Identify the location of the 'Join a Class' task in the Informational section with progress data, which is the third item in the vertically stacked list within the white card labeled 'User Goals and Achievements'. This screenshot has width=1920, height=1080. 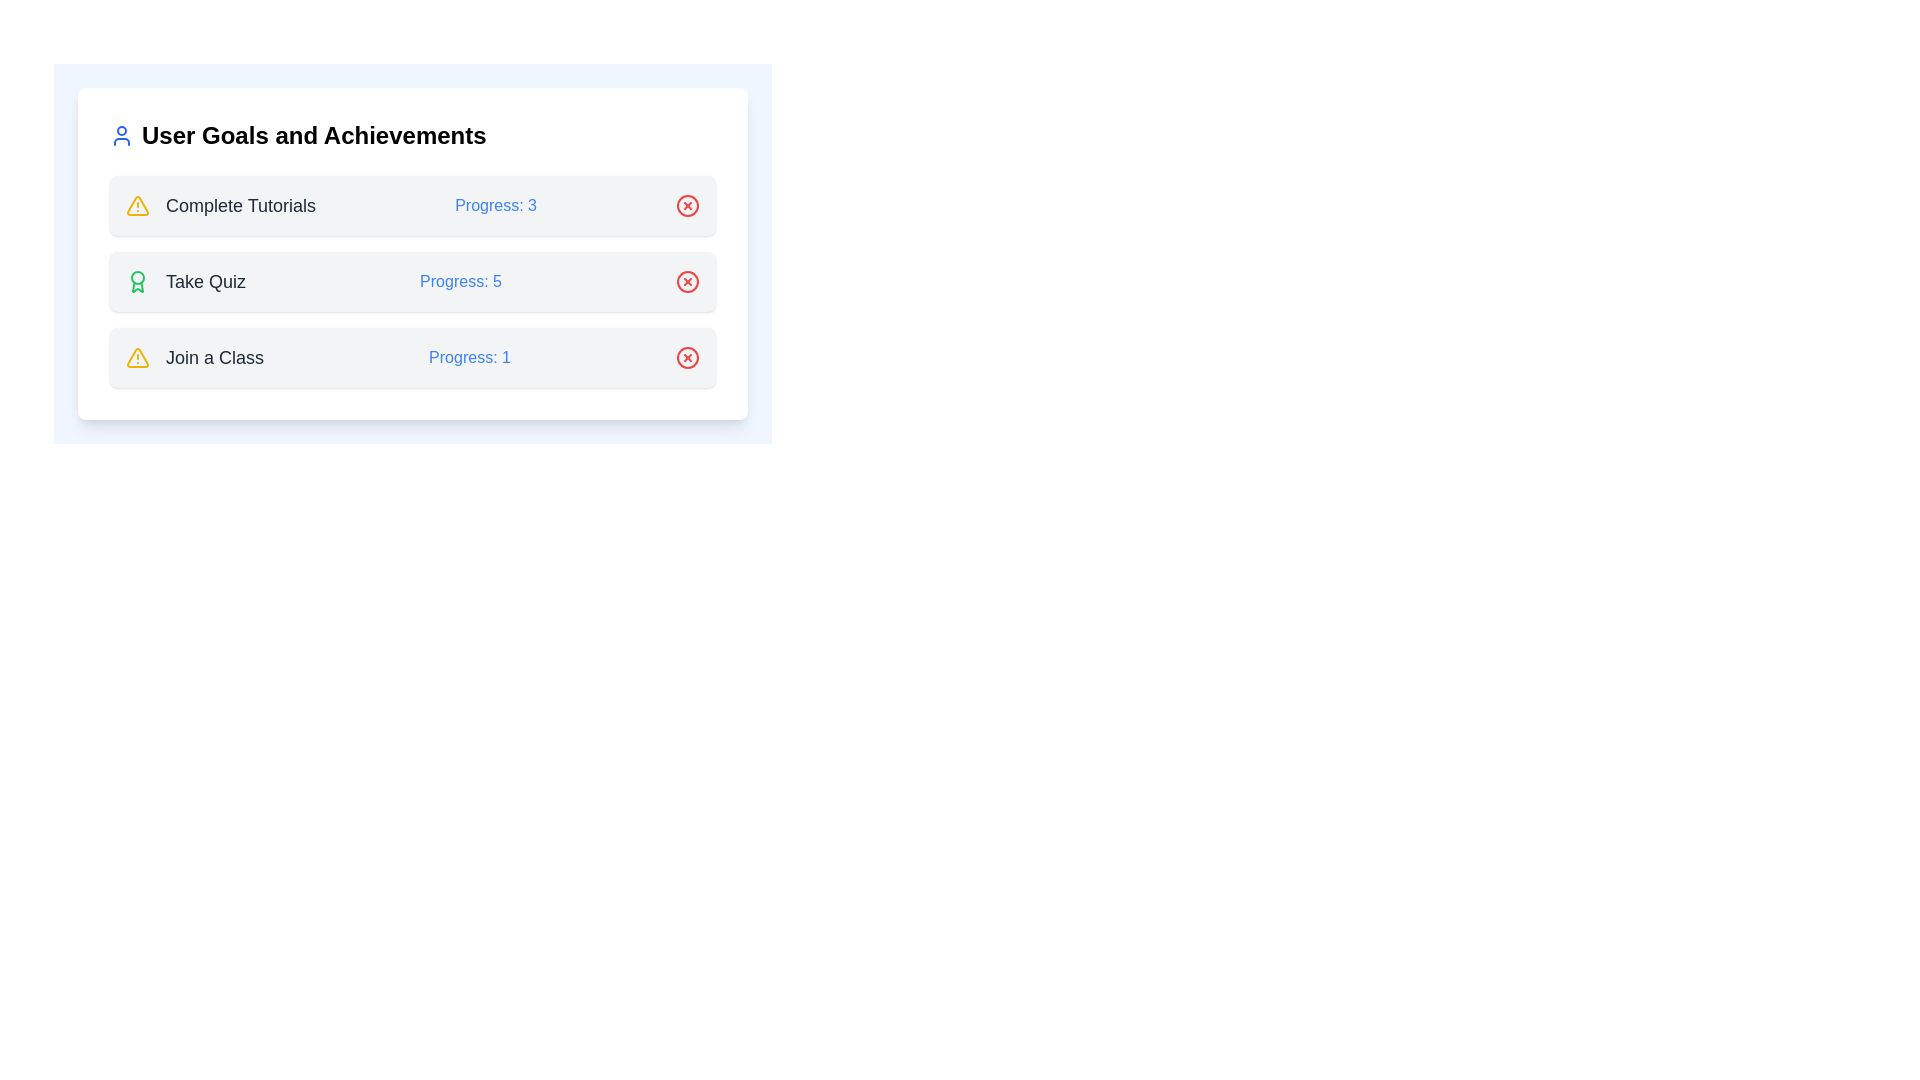
(411, 357).